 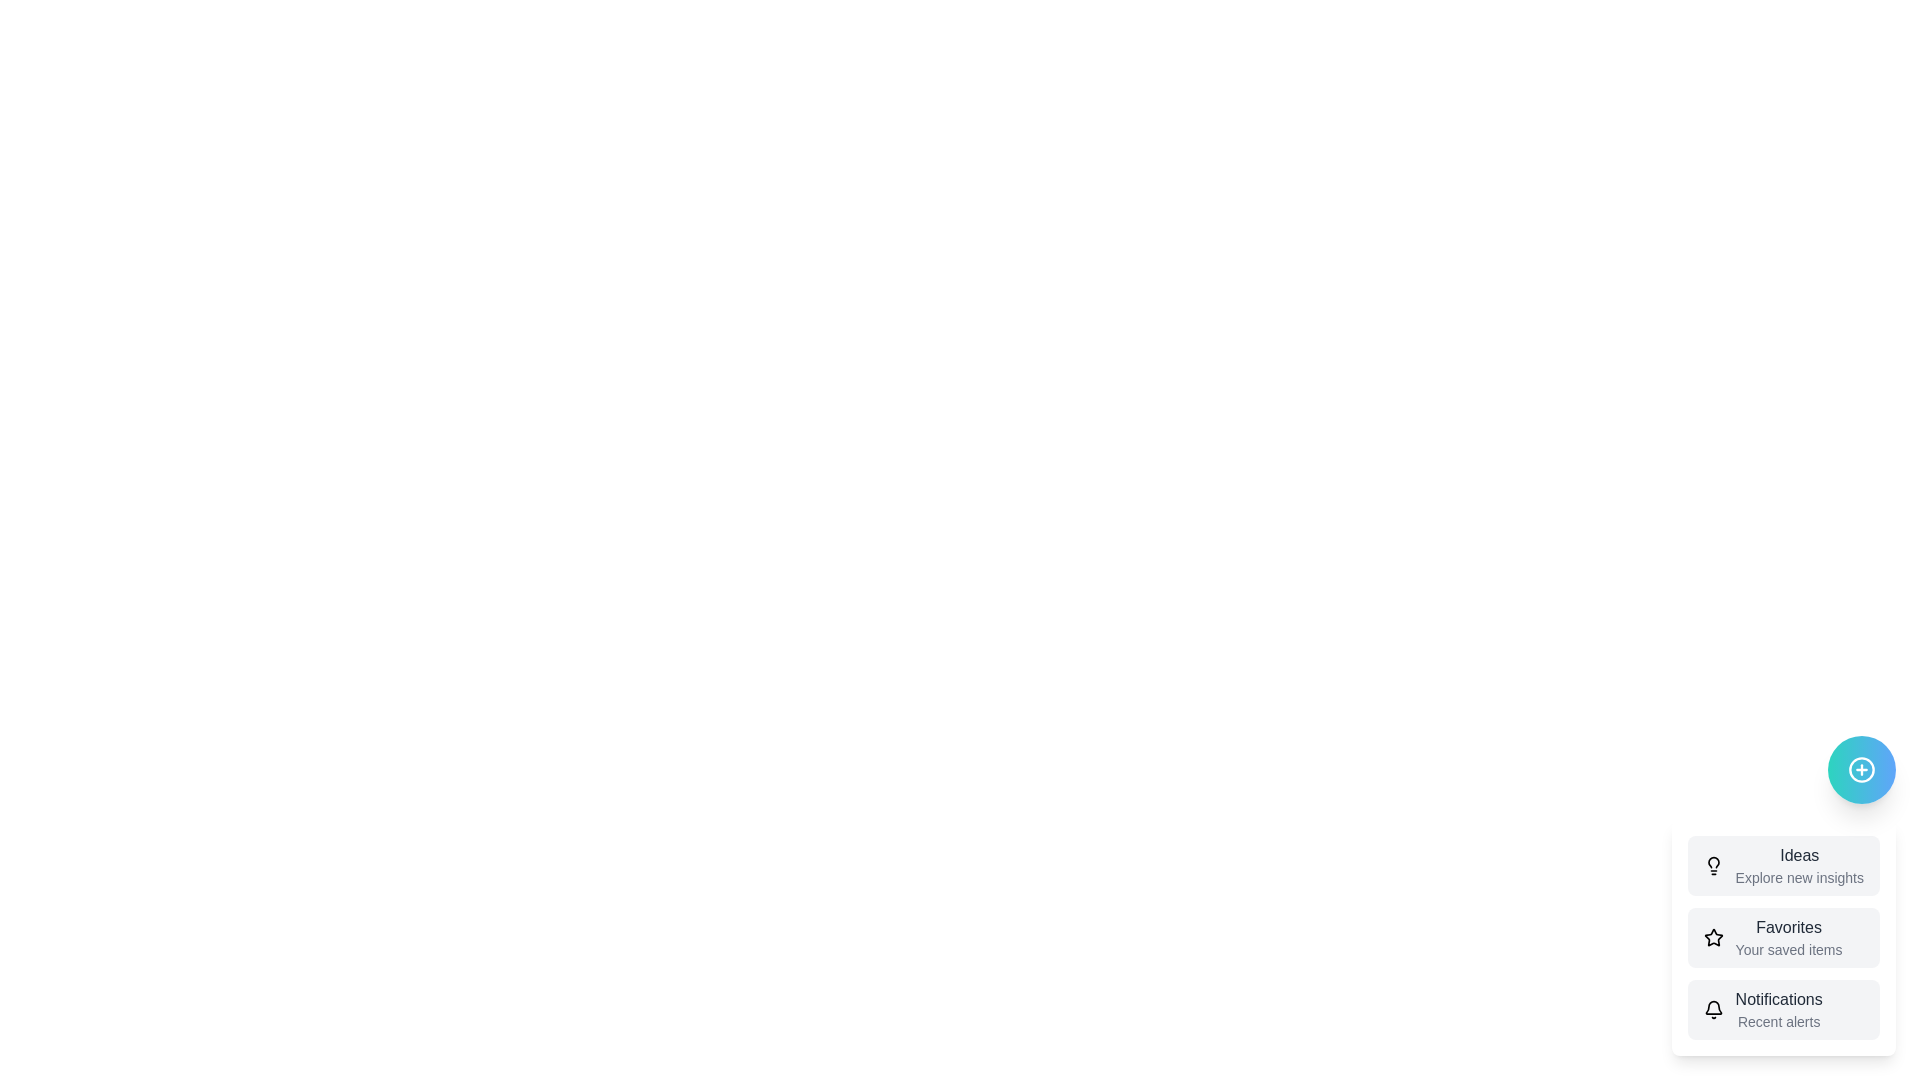 What do you see at coordinates (1712, 865) in the screenshot?
I see `the 'Ideas' icon, which is located at the topmost position of the vertical list of options` at bounding box center [1712, 865].